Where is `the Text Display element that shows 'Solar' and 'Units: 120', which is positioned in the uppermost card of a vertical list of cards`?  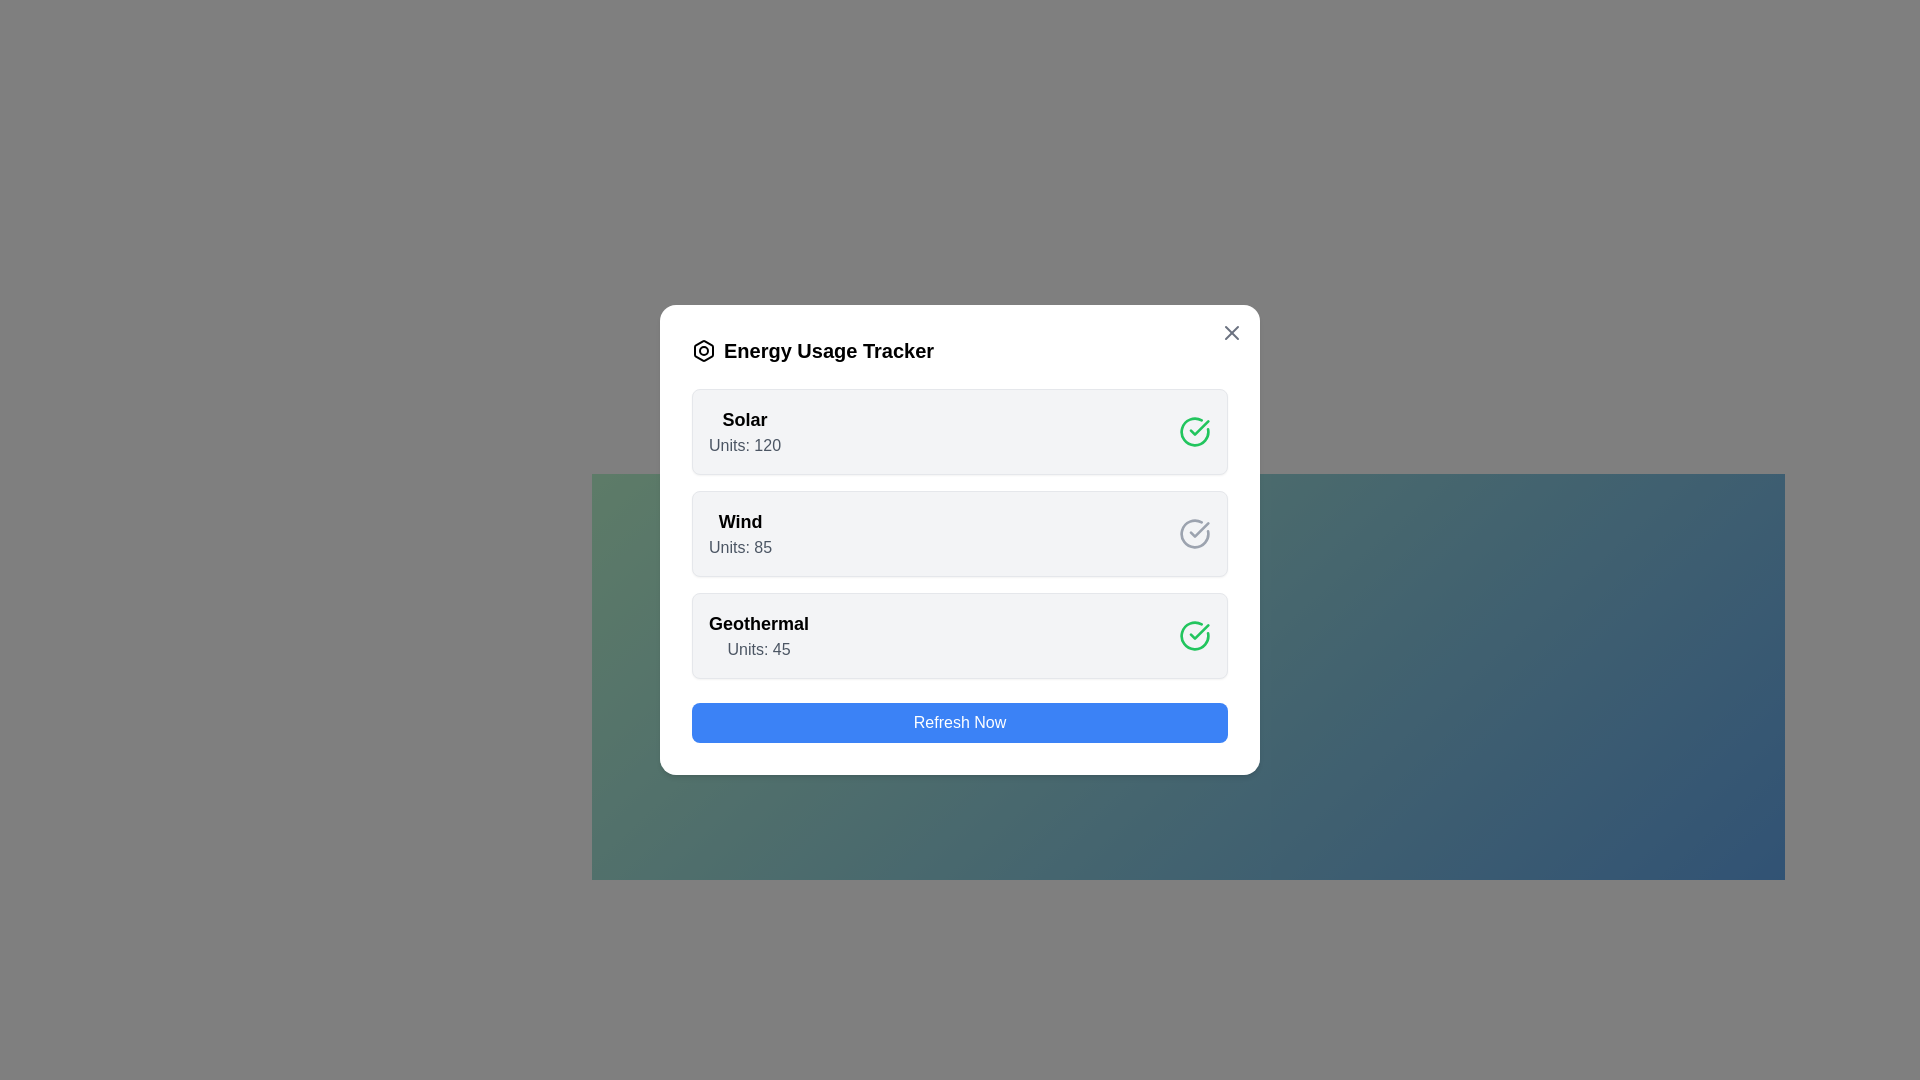
the Text Display element that shows 'Solar' and 'Units: 120', which is positioned in the uppermost card of a vertical list of cards is located at coordinates (743, 431).